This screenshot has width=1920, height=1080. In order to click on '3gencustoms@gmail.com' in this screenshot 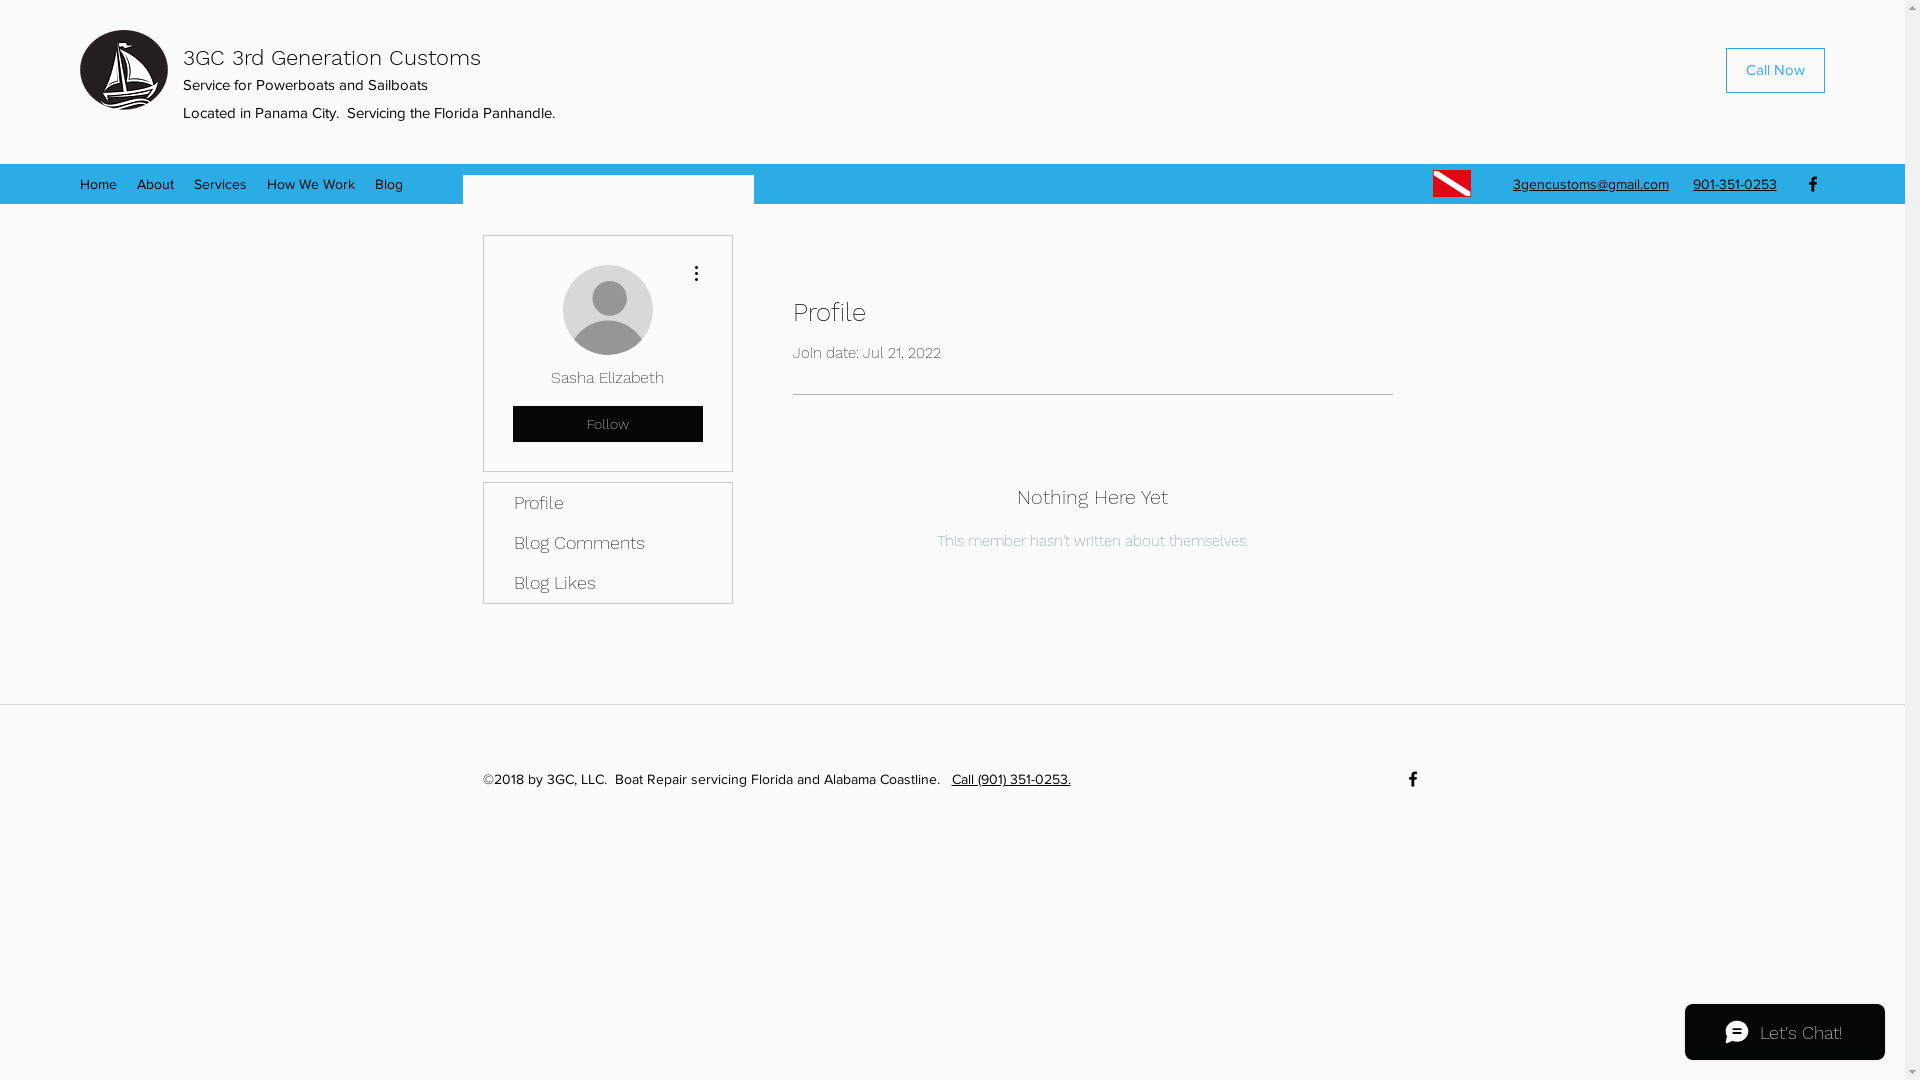, I will do `click(1589, 184)`.